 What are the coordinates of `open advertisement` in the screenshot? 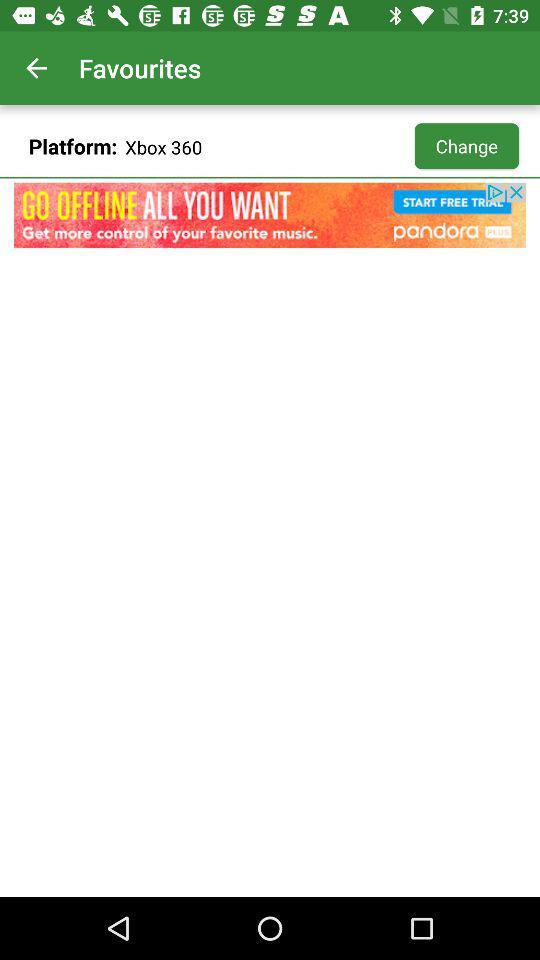 It's located at (270, 215).